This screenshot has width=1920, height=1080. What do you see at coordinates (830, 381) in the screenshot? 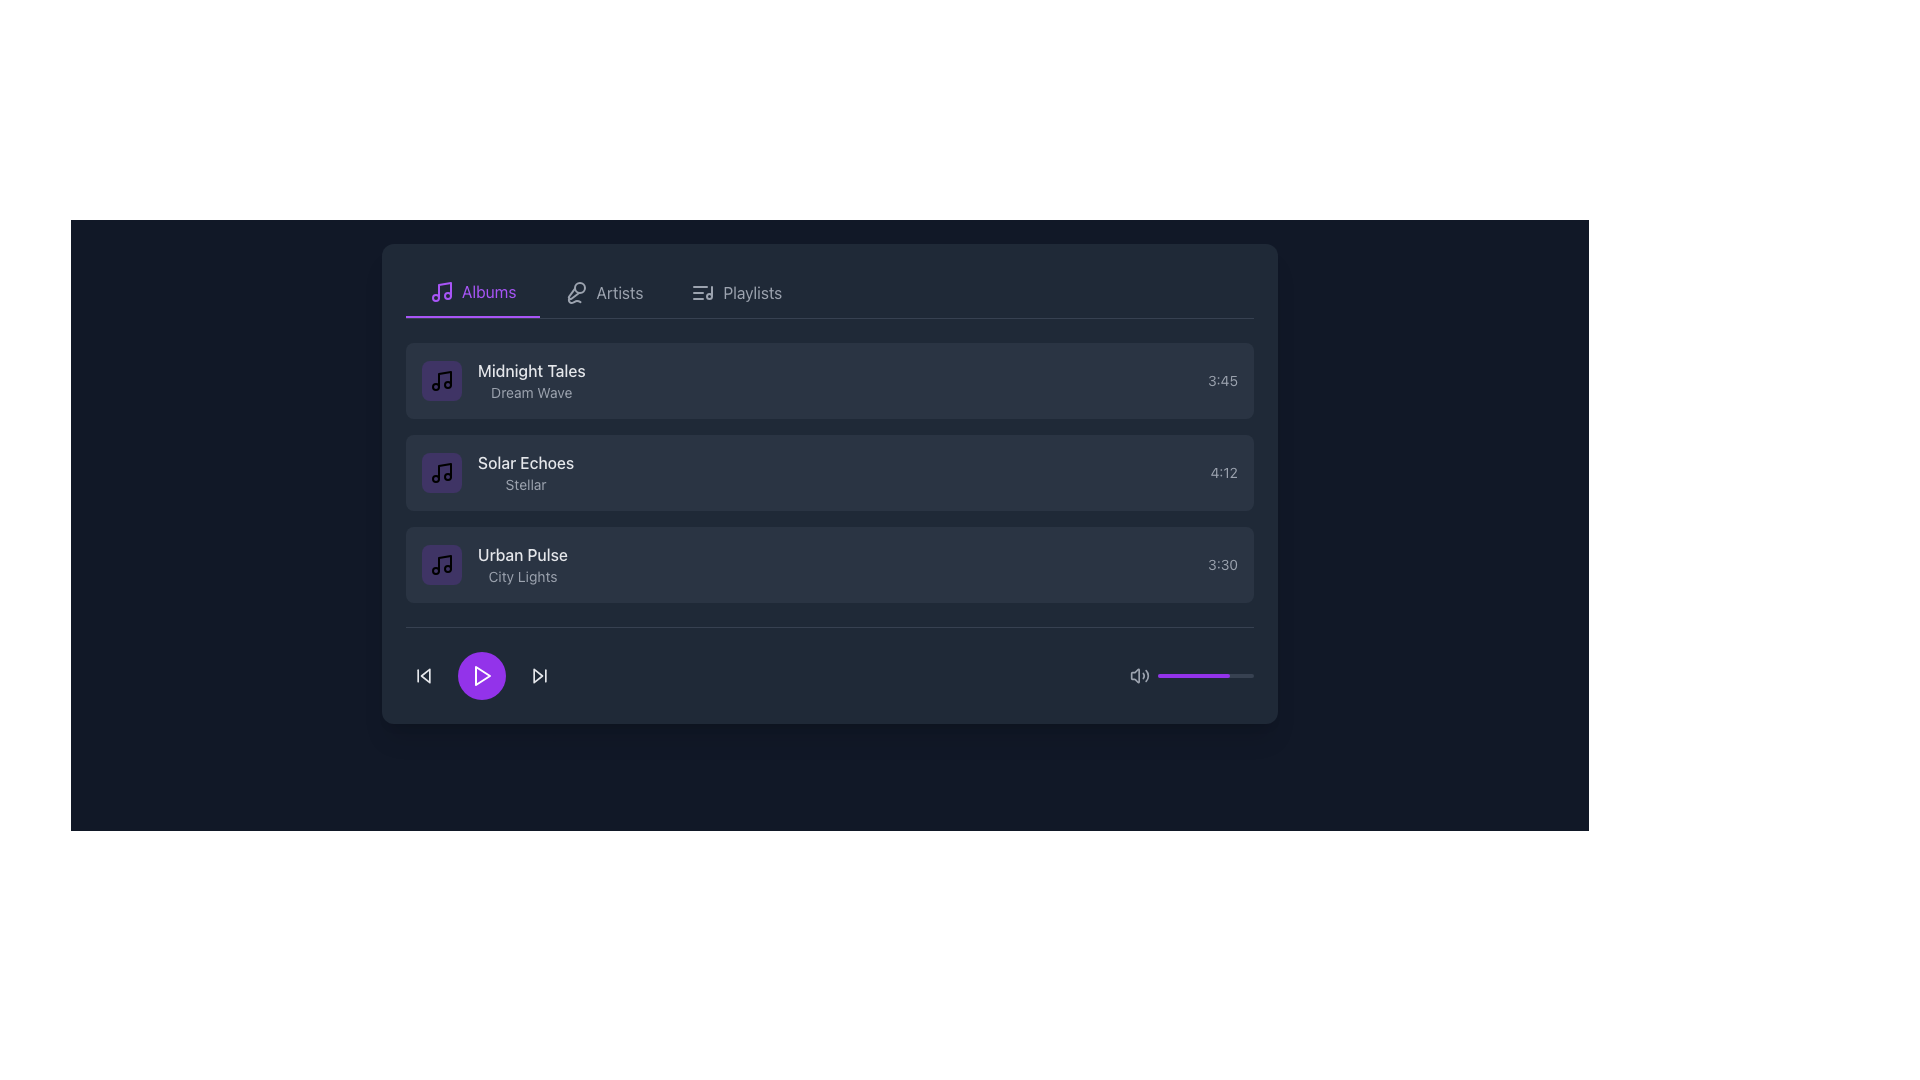
I see `the list item representing a musical track` at bounding box center [830, 381].